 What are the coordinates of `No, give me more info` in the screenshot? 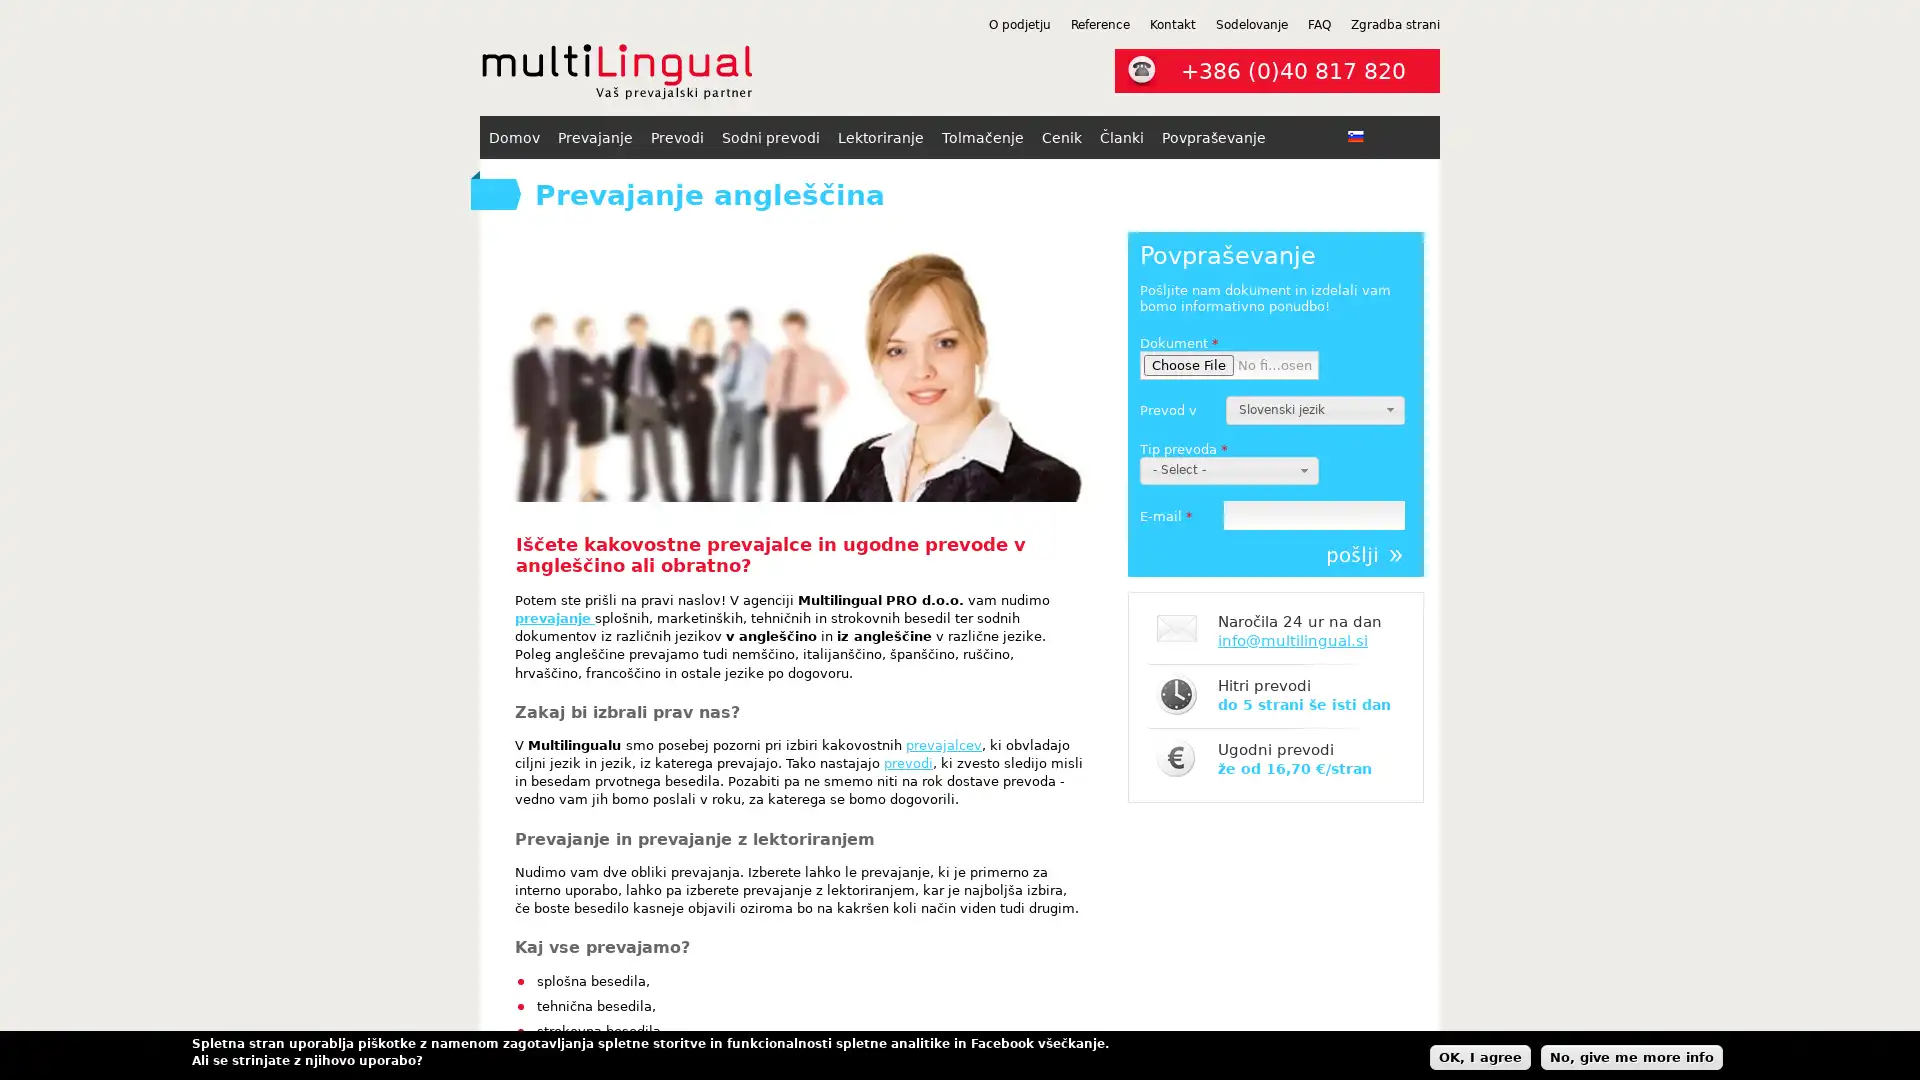 It's located at (1632, 1055).